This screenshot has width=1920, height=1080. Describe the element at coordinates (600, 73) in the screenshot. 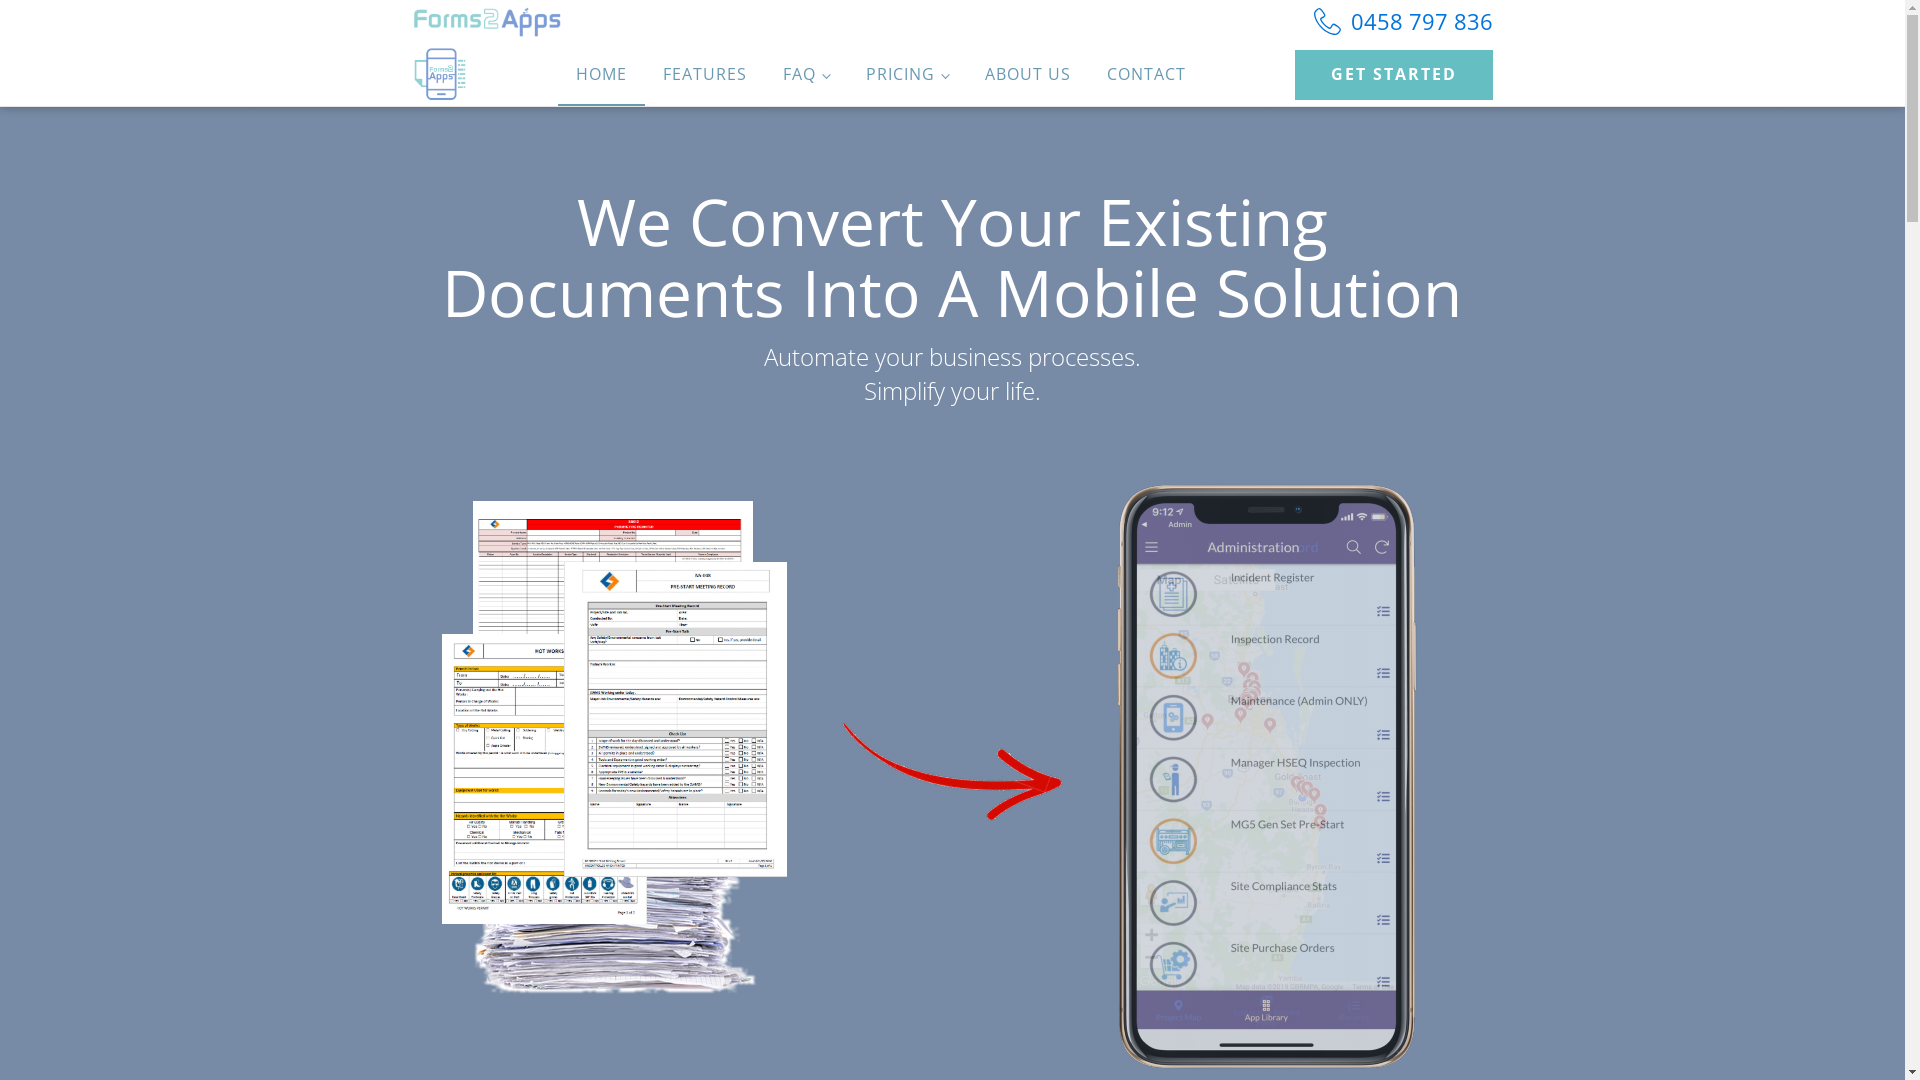

I see `'HOME'` at that location.